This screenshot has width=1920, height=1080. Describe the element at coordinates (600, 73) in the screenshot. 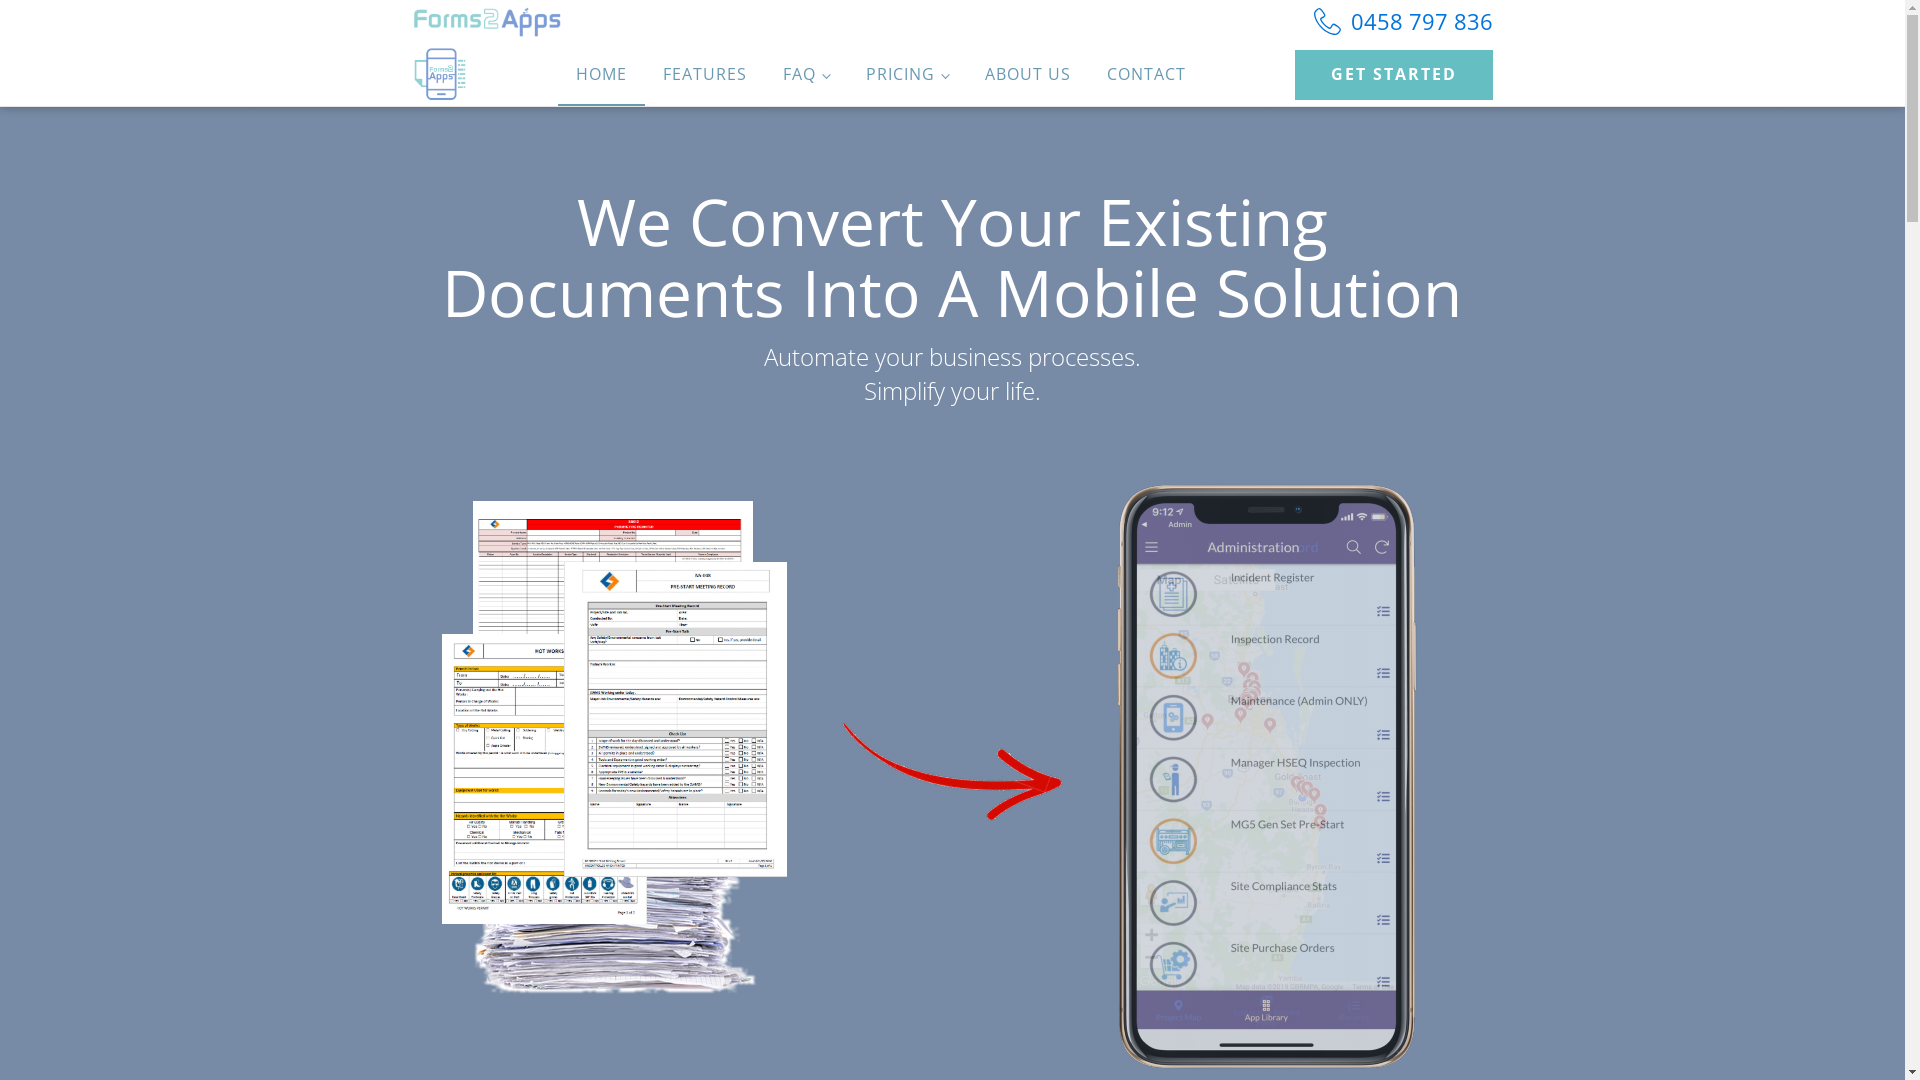

I see `'HOME'` at that location.